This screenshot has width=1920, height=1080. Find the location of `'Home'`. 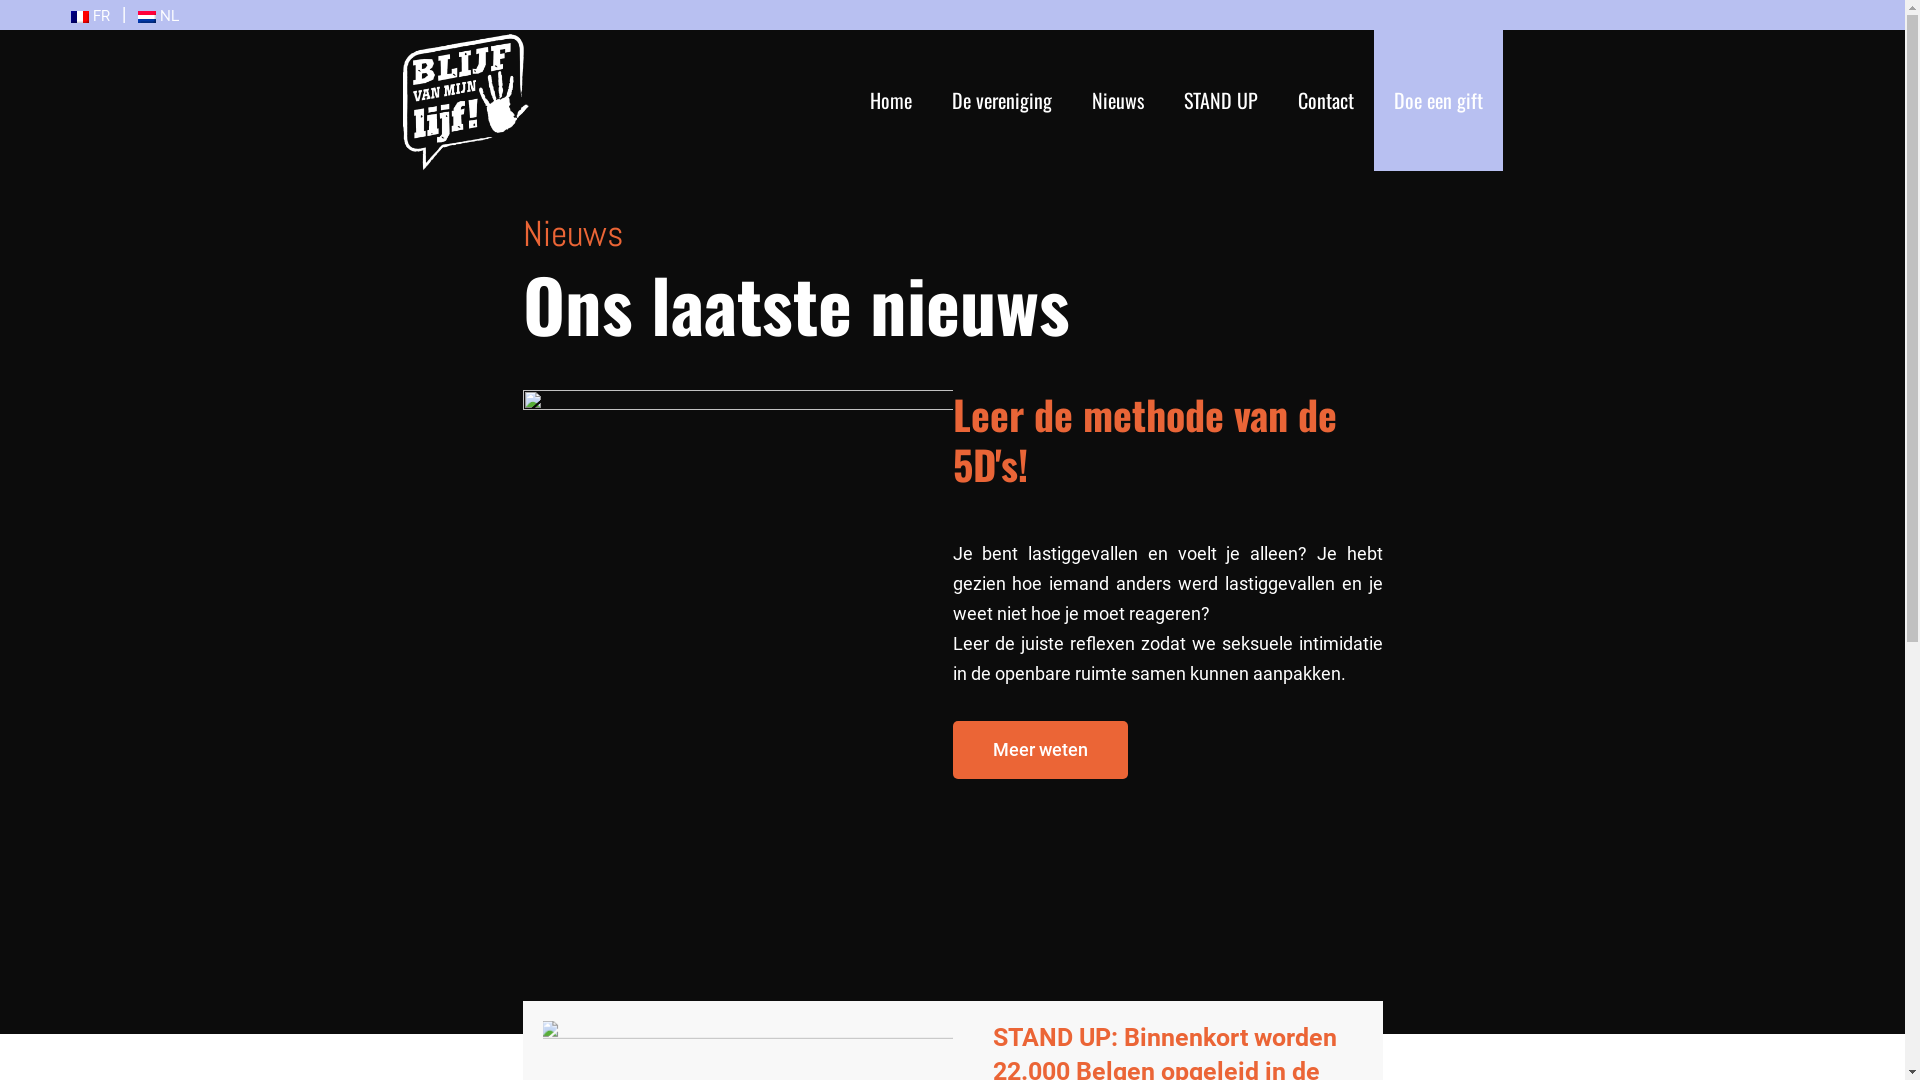

'Home' is located at coordinates (890, 100).